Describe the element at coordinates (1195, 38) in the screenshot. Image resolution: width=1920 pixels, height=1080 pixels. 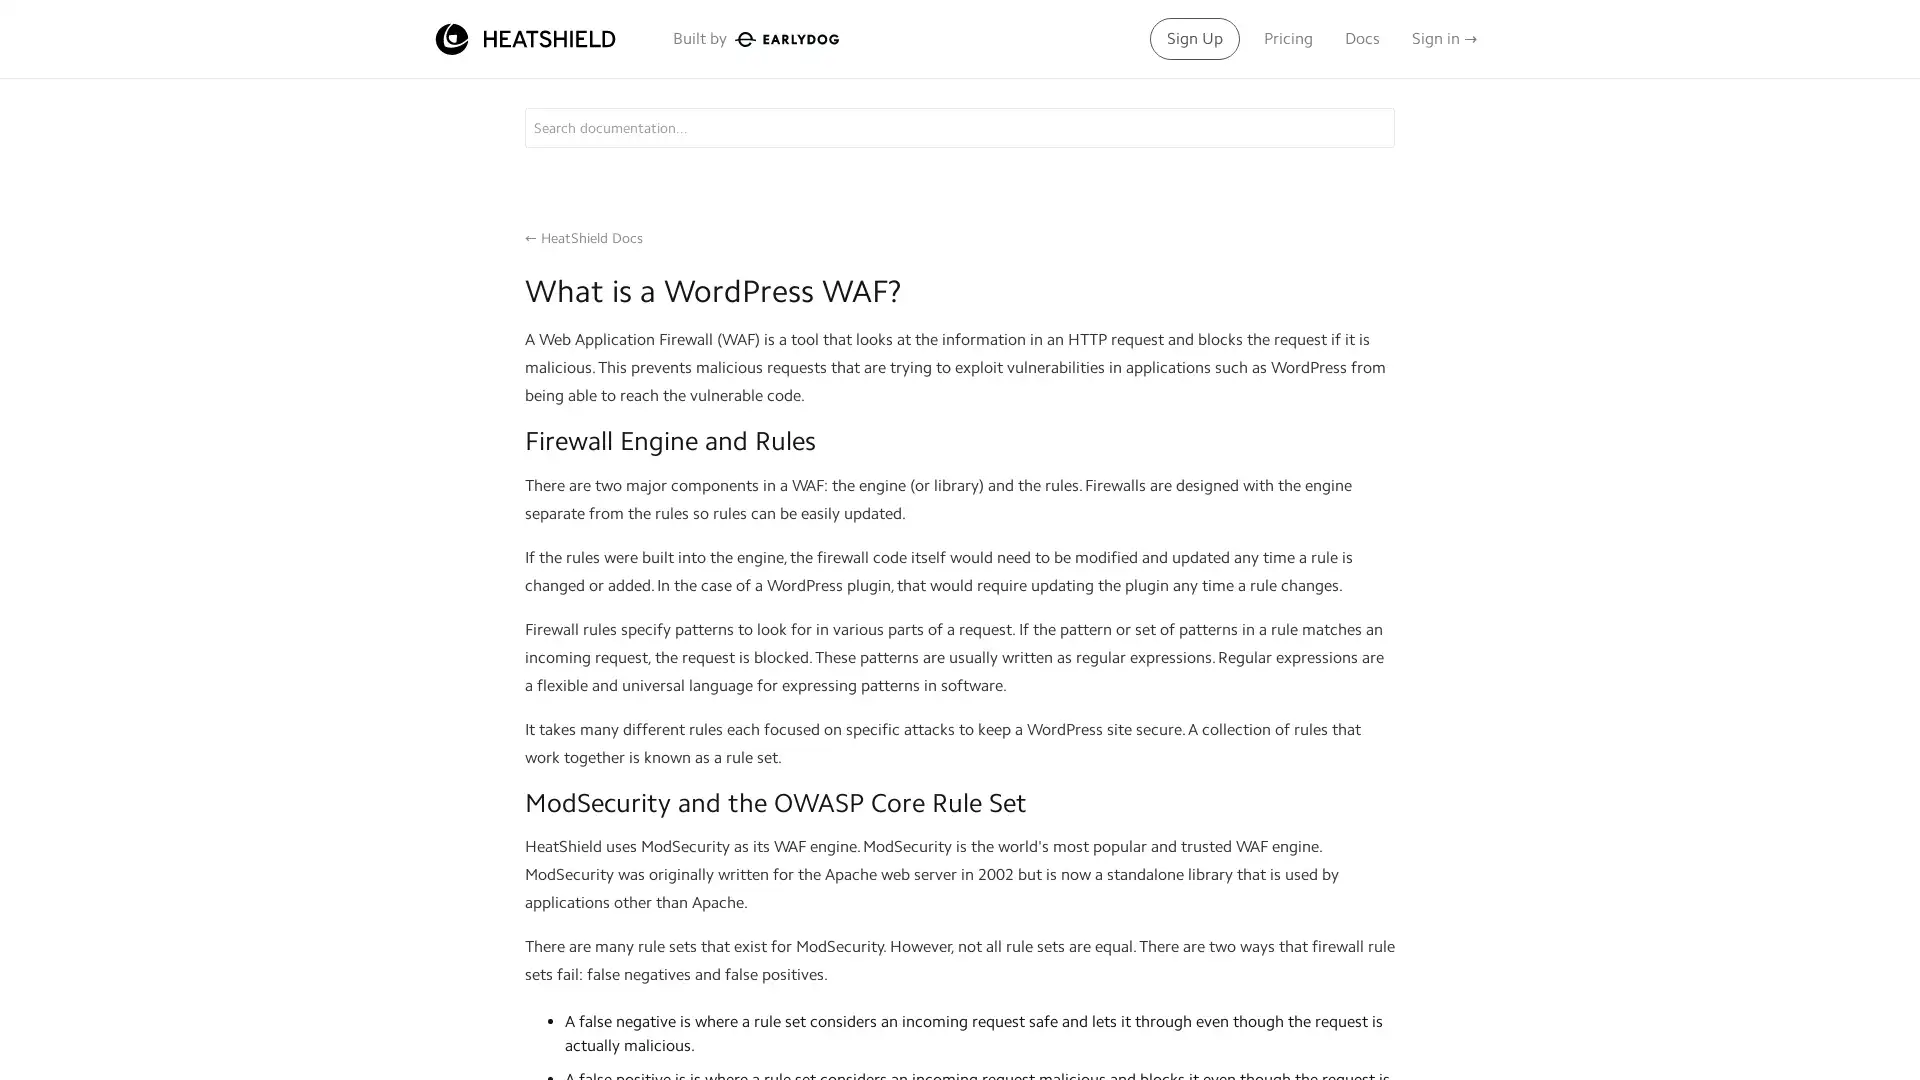
I see `Sign Up` at that location.